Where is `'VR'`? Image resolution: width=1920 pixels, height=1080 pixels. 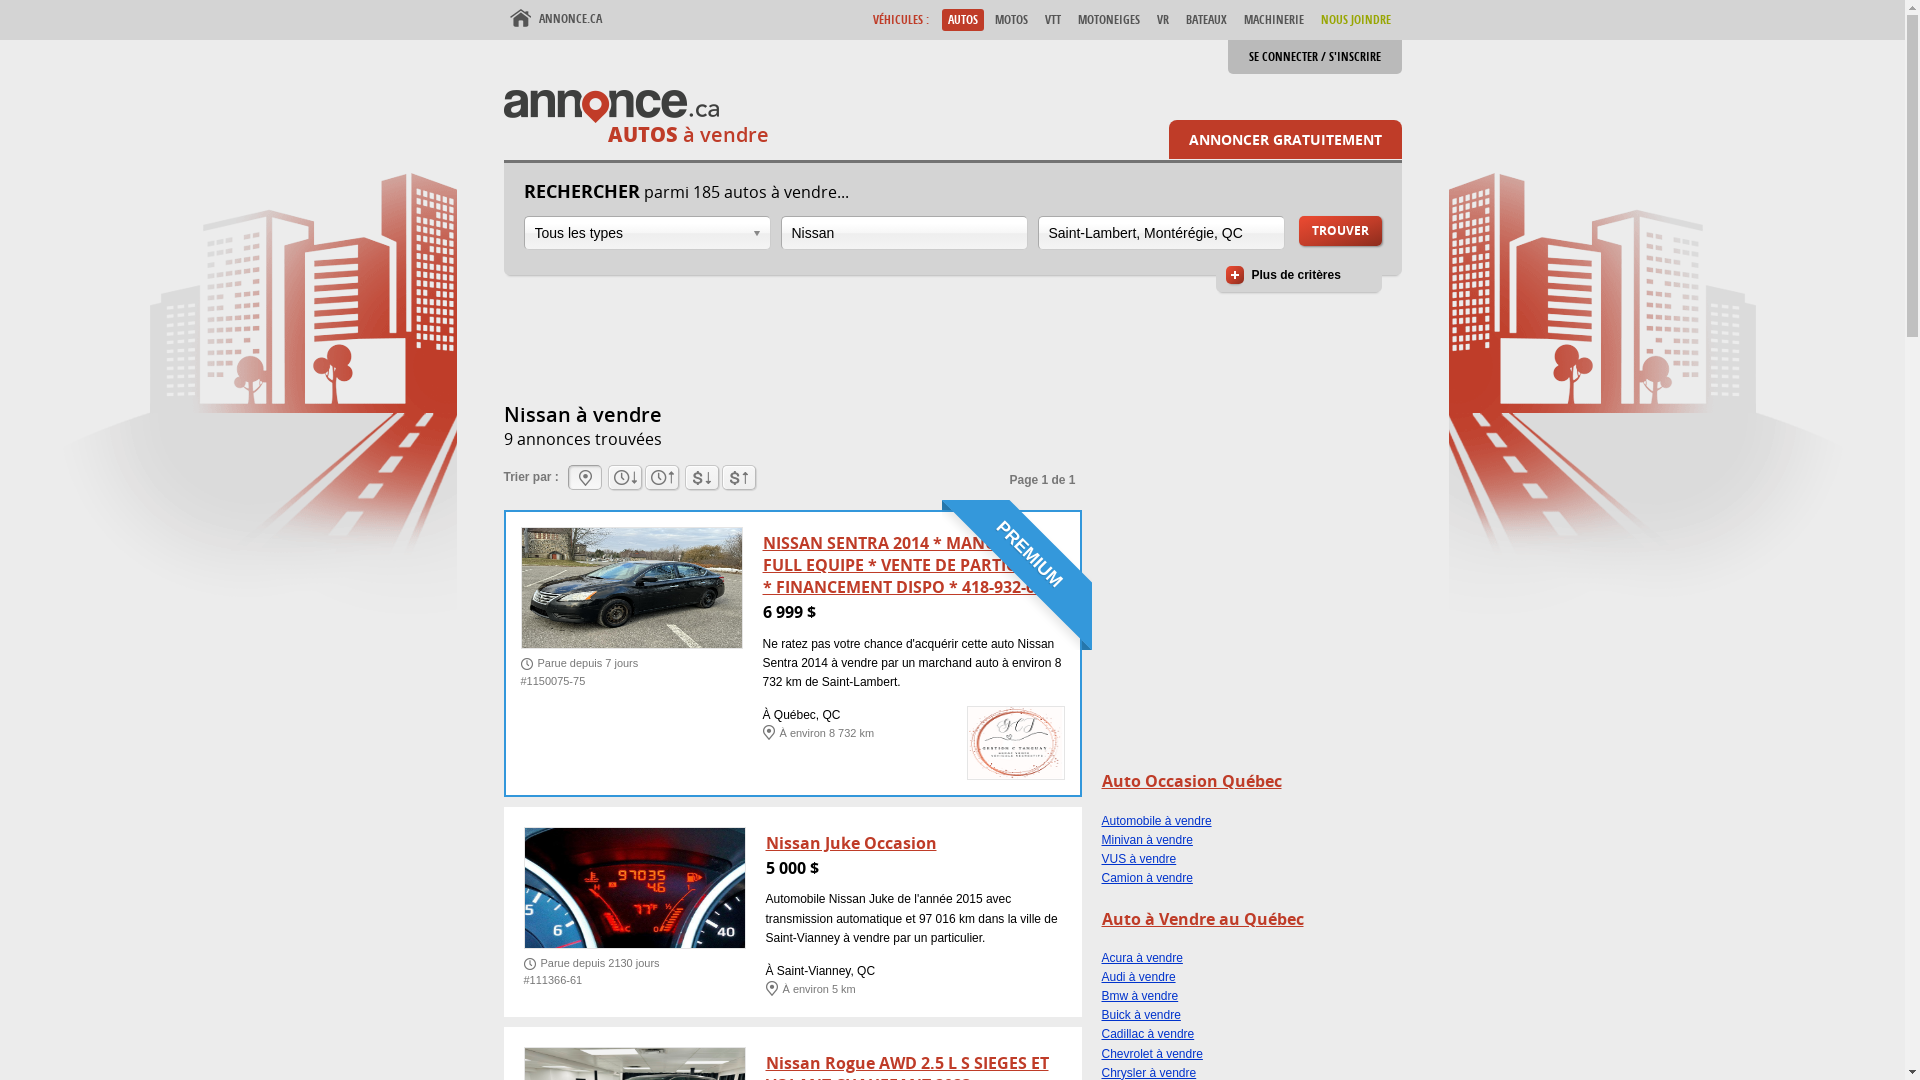 'VR' is located at coordinates (1161, 19).